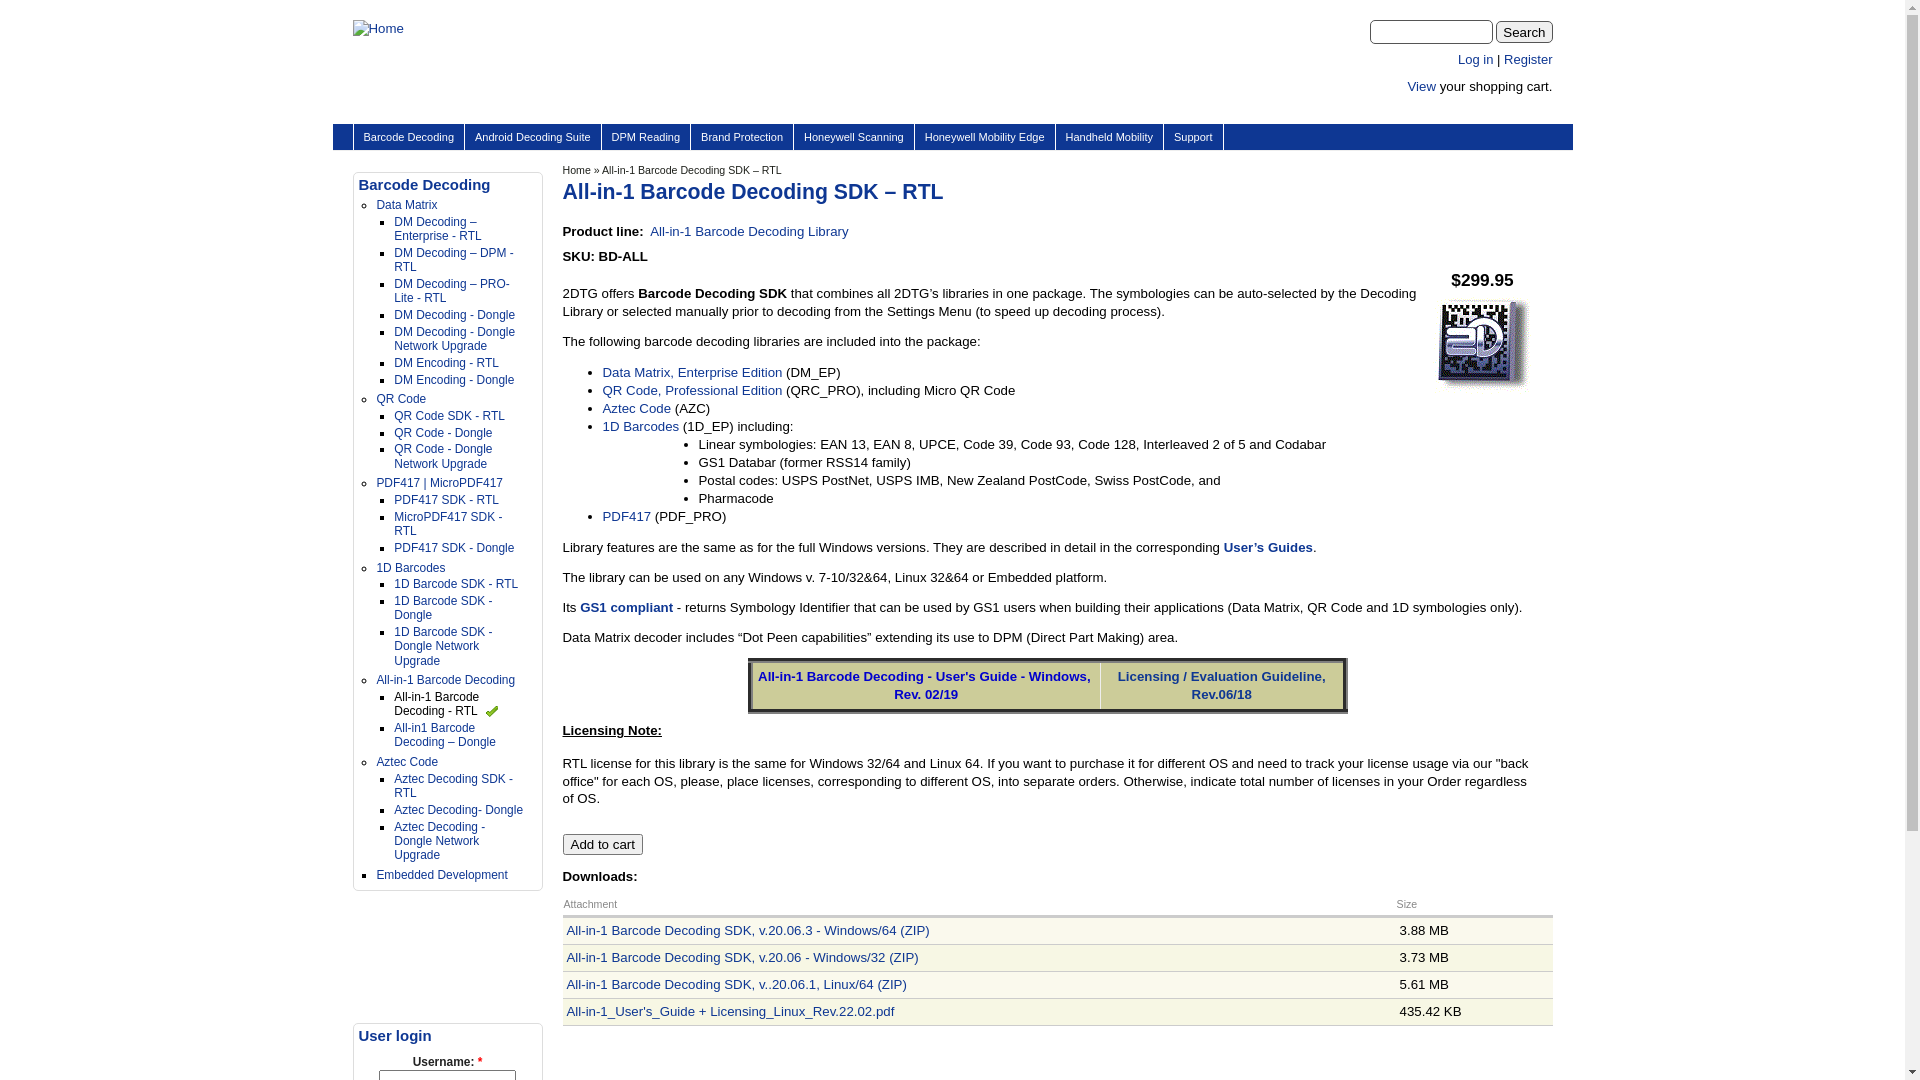  Describe the element at coordinates (691, 372) in the screenshot. I see `'Data Matrix, Enterprise Edition'` at that location.